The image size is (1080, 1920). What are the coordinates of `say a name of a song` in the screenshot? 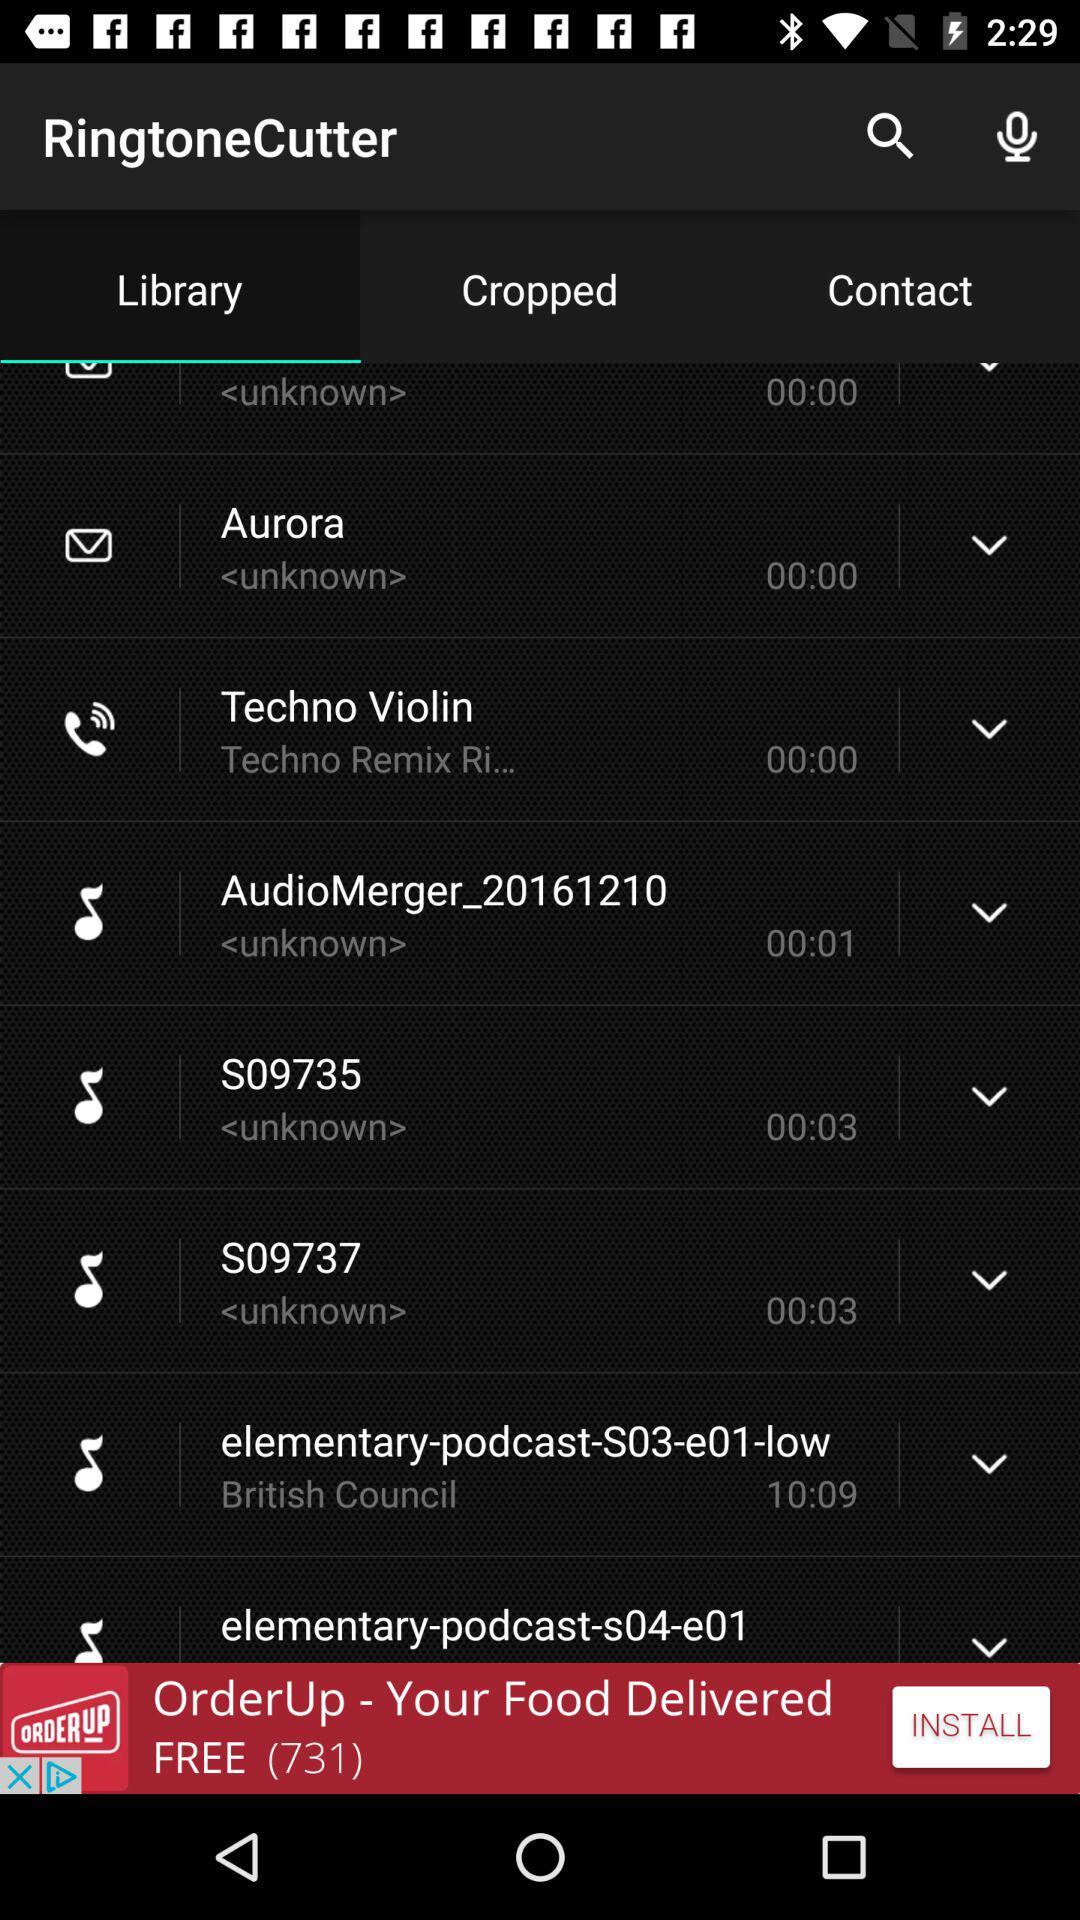 It's located at (540, 1727).